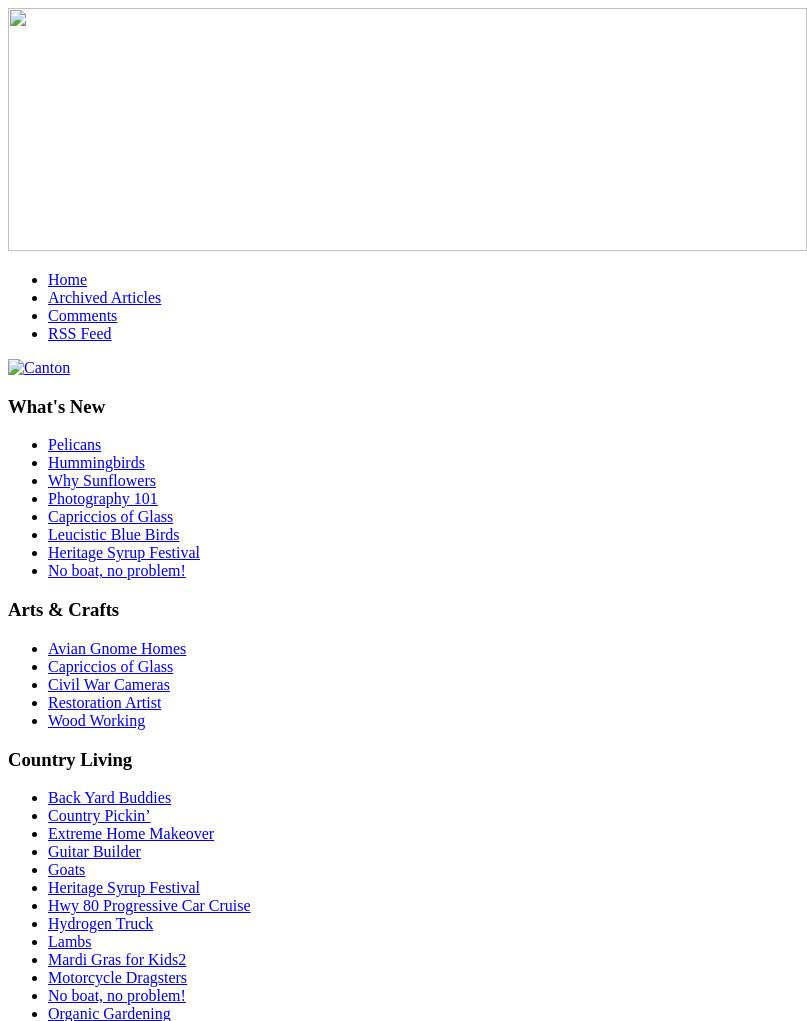 This screenshot has width=807, height=1021. I want to click on 'Hwy 80 Progressive Car Cruise', so click(147, 905).